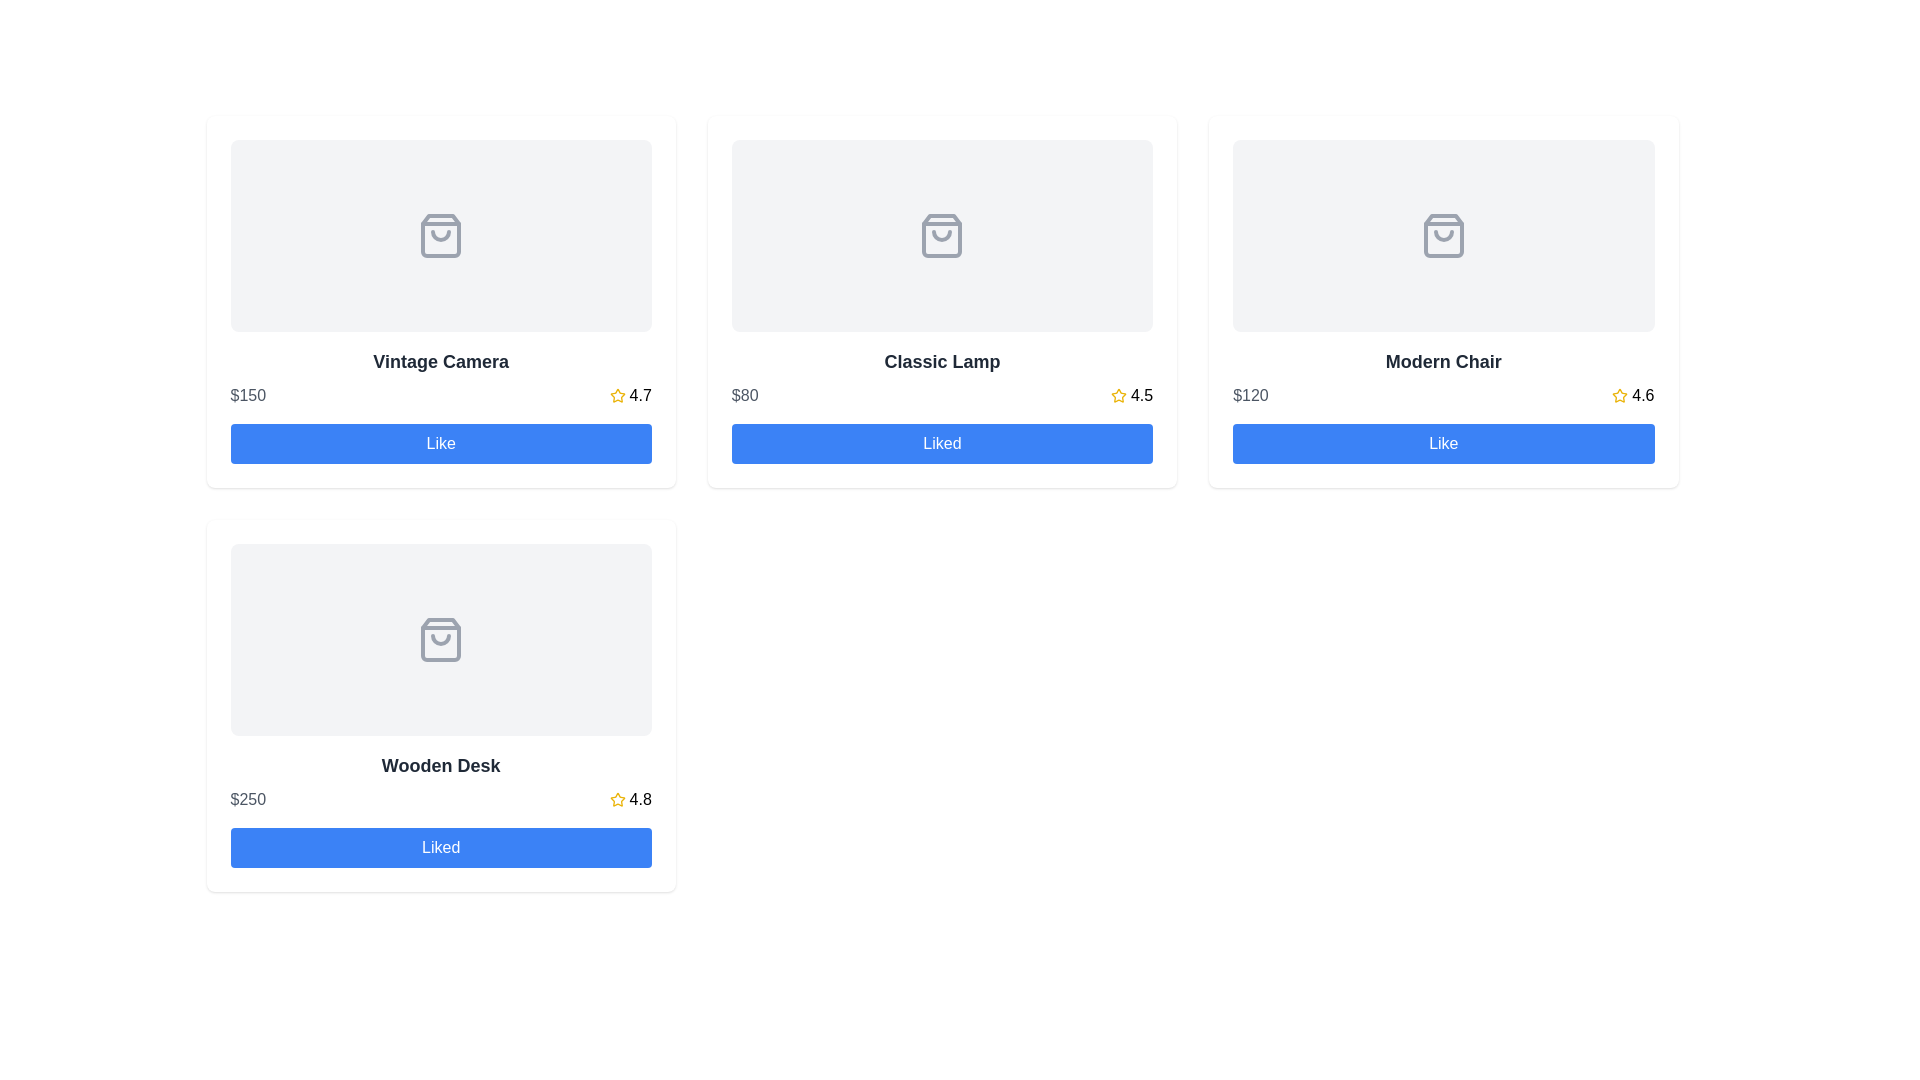 Image resolution: width=1920 pixels, height=1080 pixels. Describe the element at coordinates (744, 396) in the screenshot. I see `text of the price label for the product 'Classic Lamp', located at the top-left corner of the pricing and rating row card` at that location.